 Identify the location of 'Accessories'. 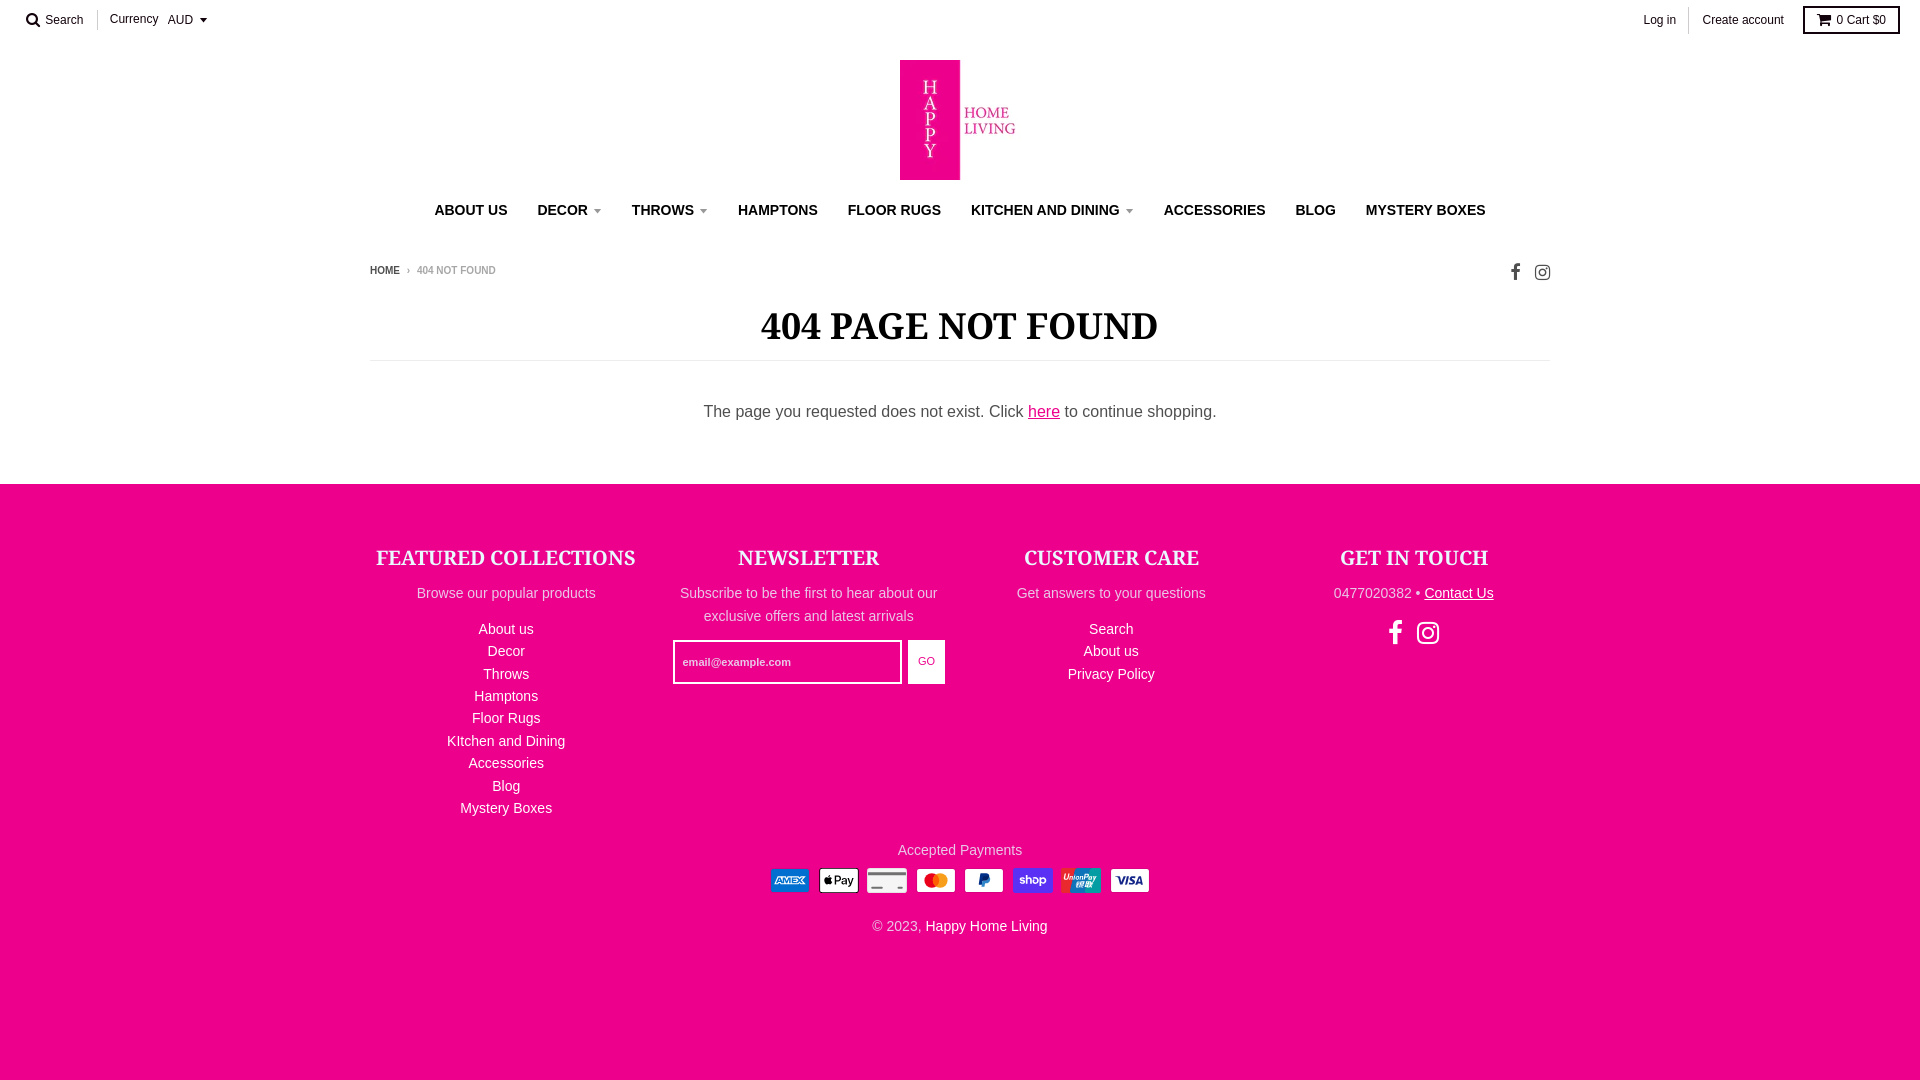
(506, 763).